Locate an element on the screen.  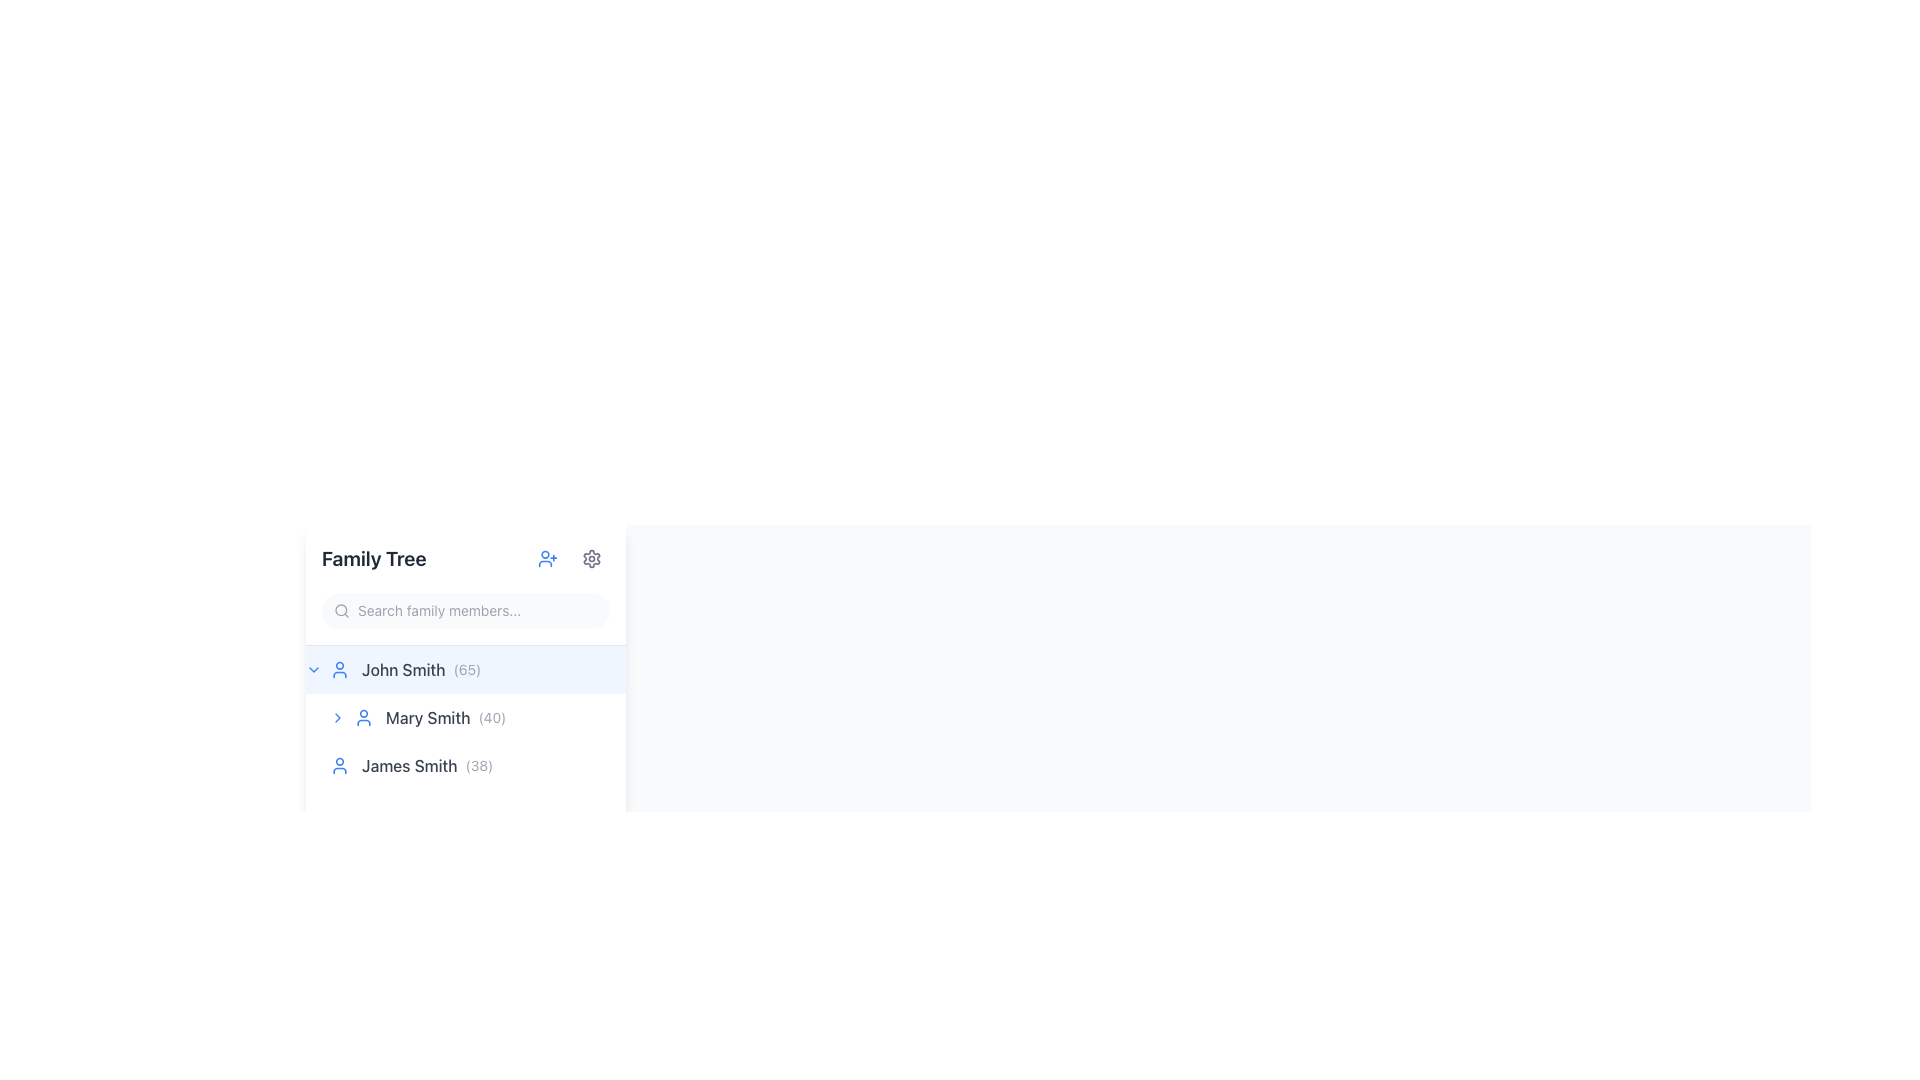
the rounded blue-colored icon button depicting a user symbol with a plus sign is located at coordinates (547, 559).